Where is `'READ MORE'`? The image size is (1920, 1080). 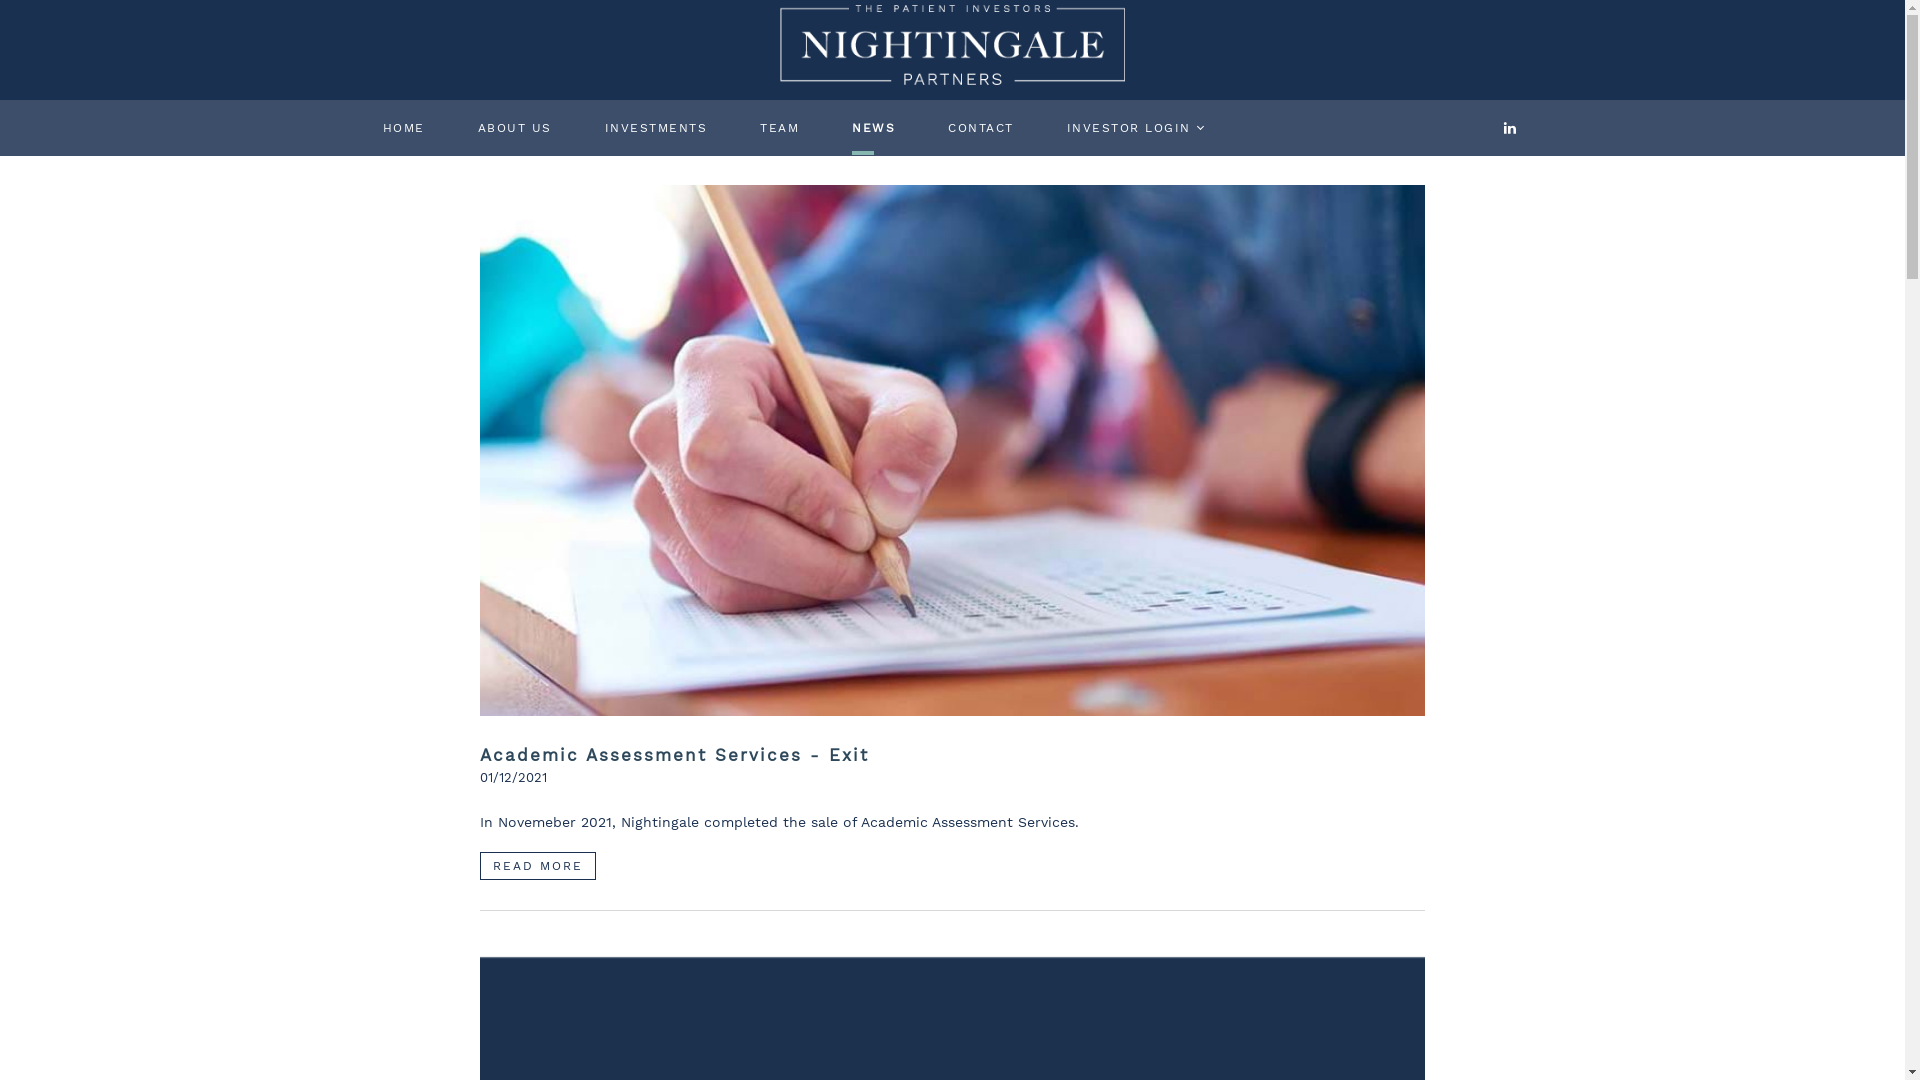
'READ MORE' is located at coordinates (537, 865).